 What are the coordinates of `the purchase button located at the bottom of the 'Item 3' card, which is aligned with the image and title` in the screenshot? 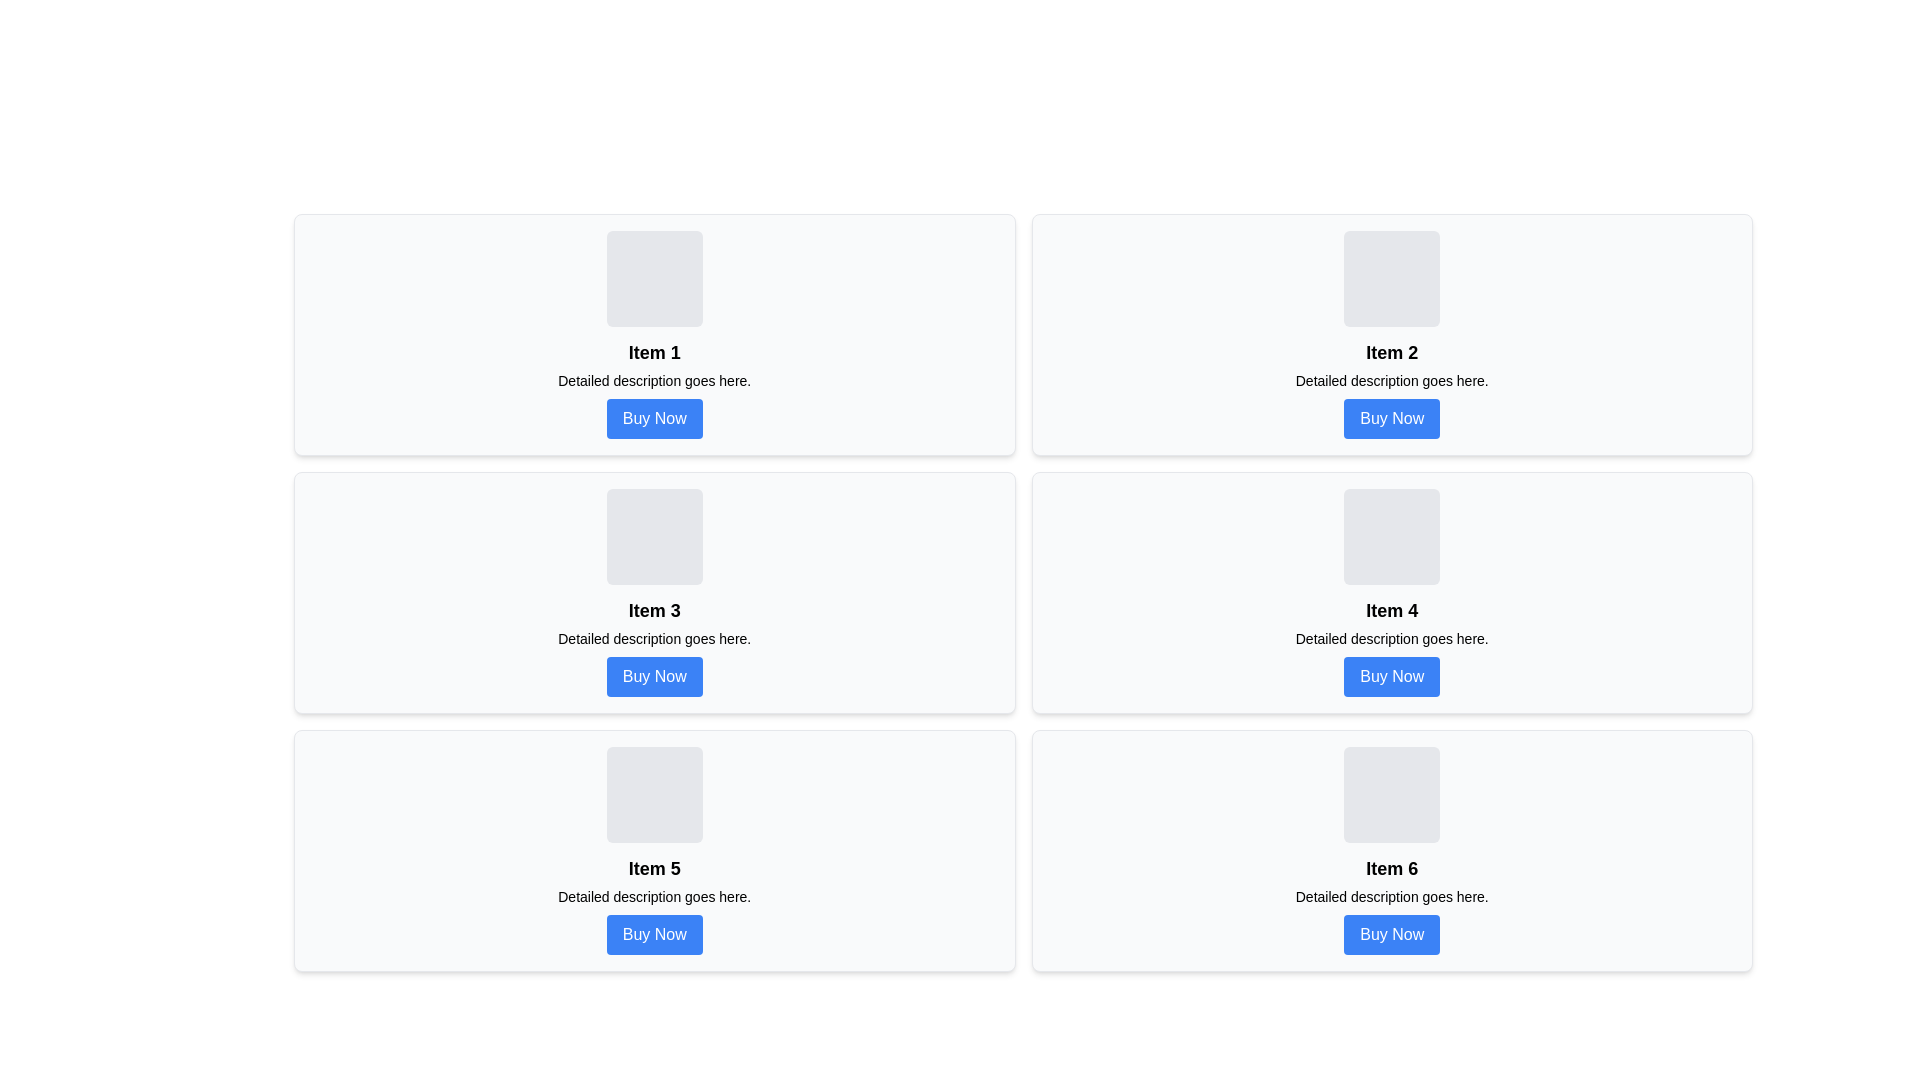 It's located at (654, 676).